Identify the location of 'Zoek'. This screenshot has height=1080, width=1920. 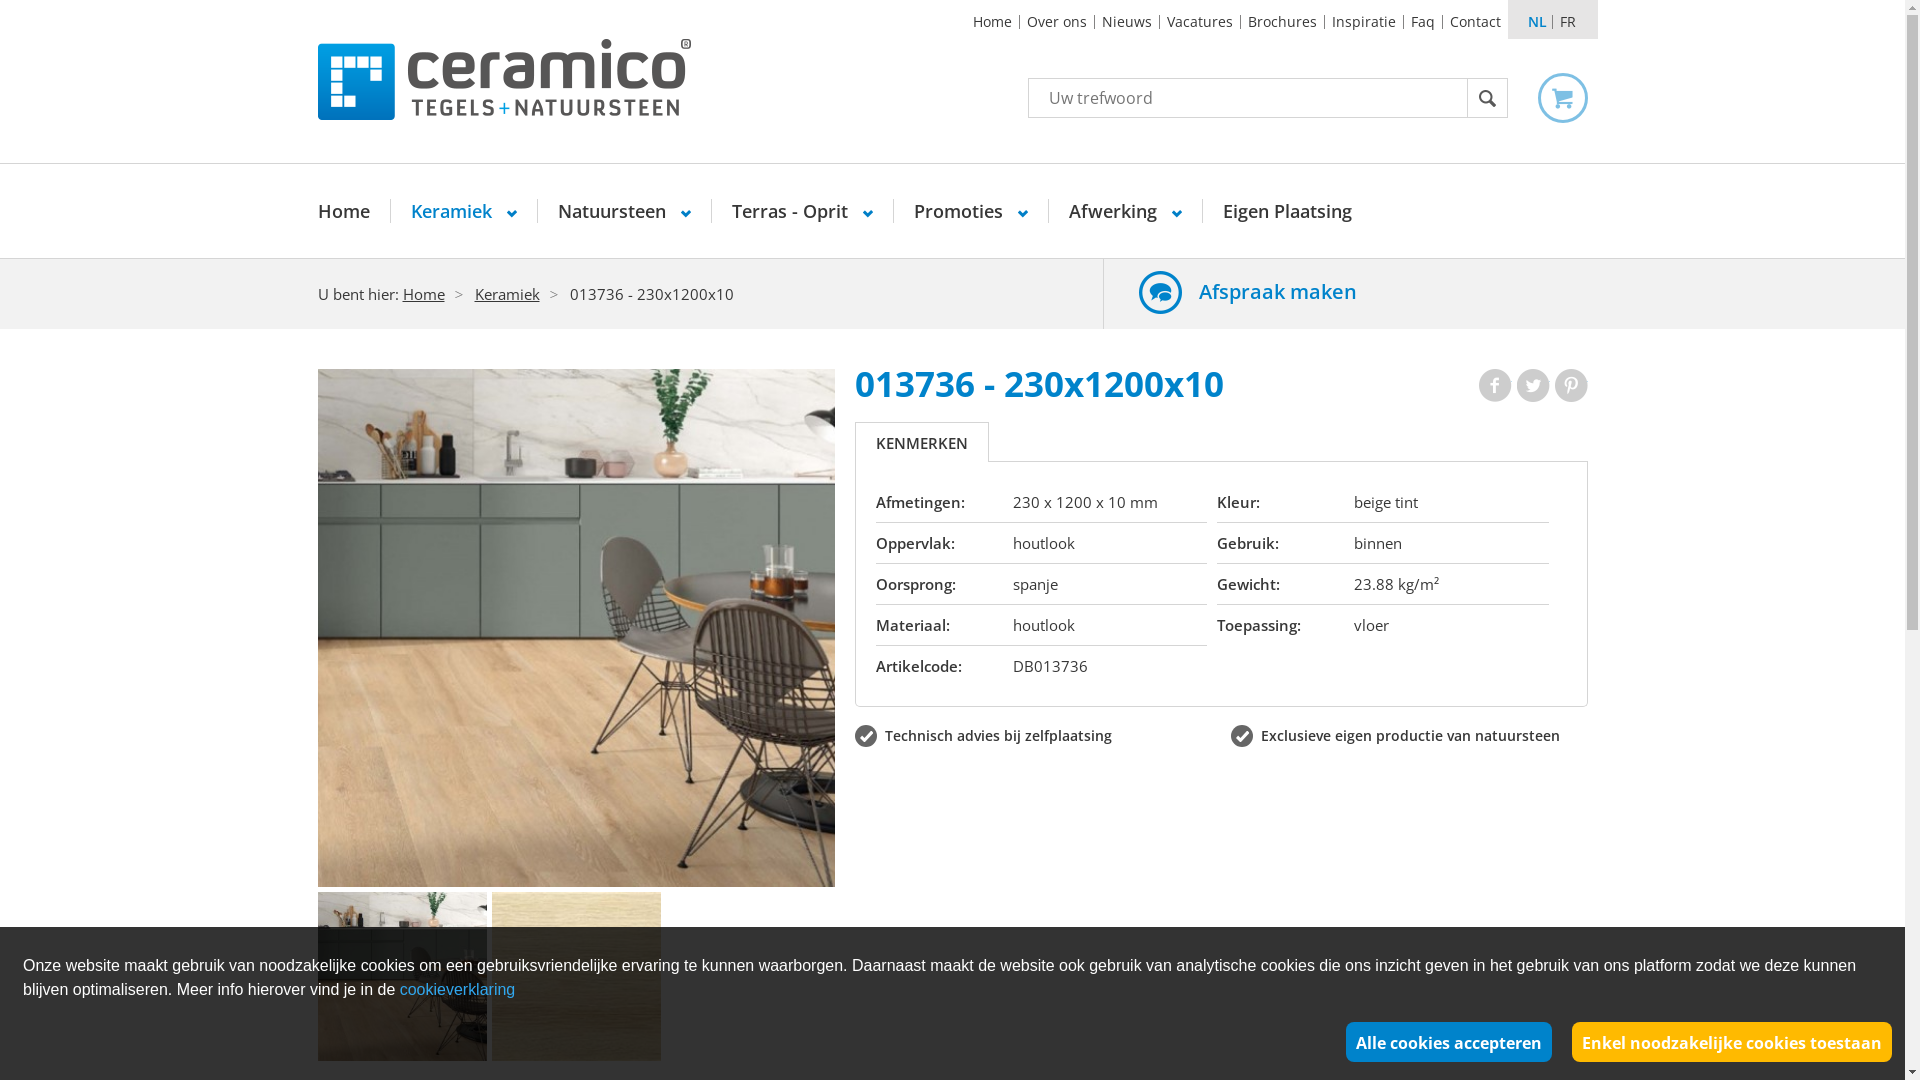
(1488, 97).